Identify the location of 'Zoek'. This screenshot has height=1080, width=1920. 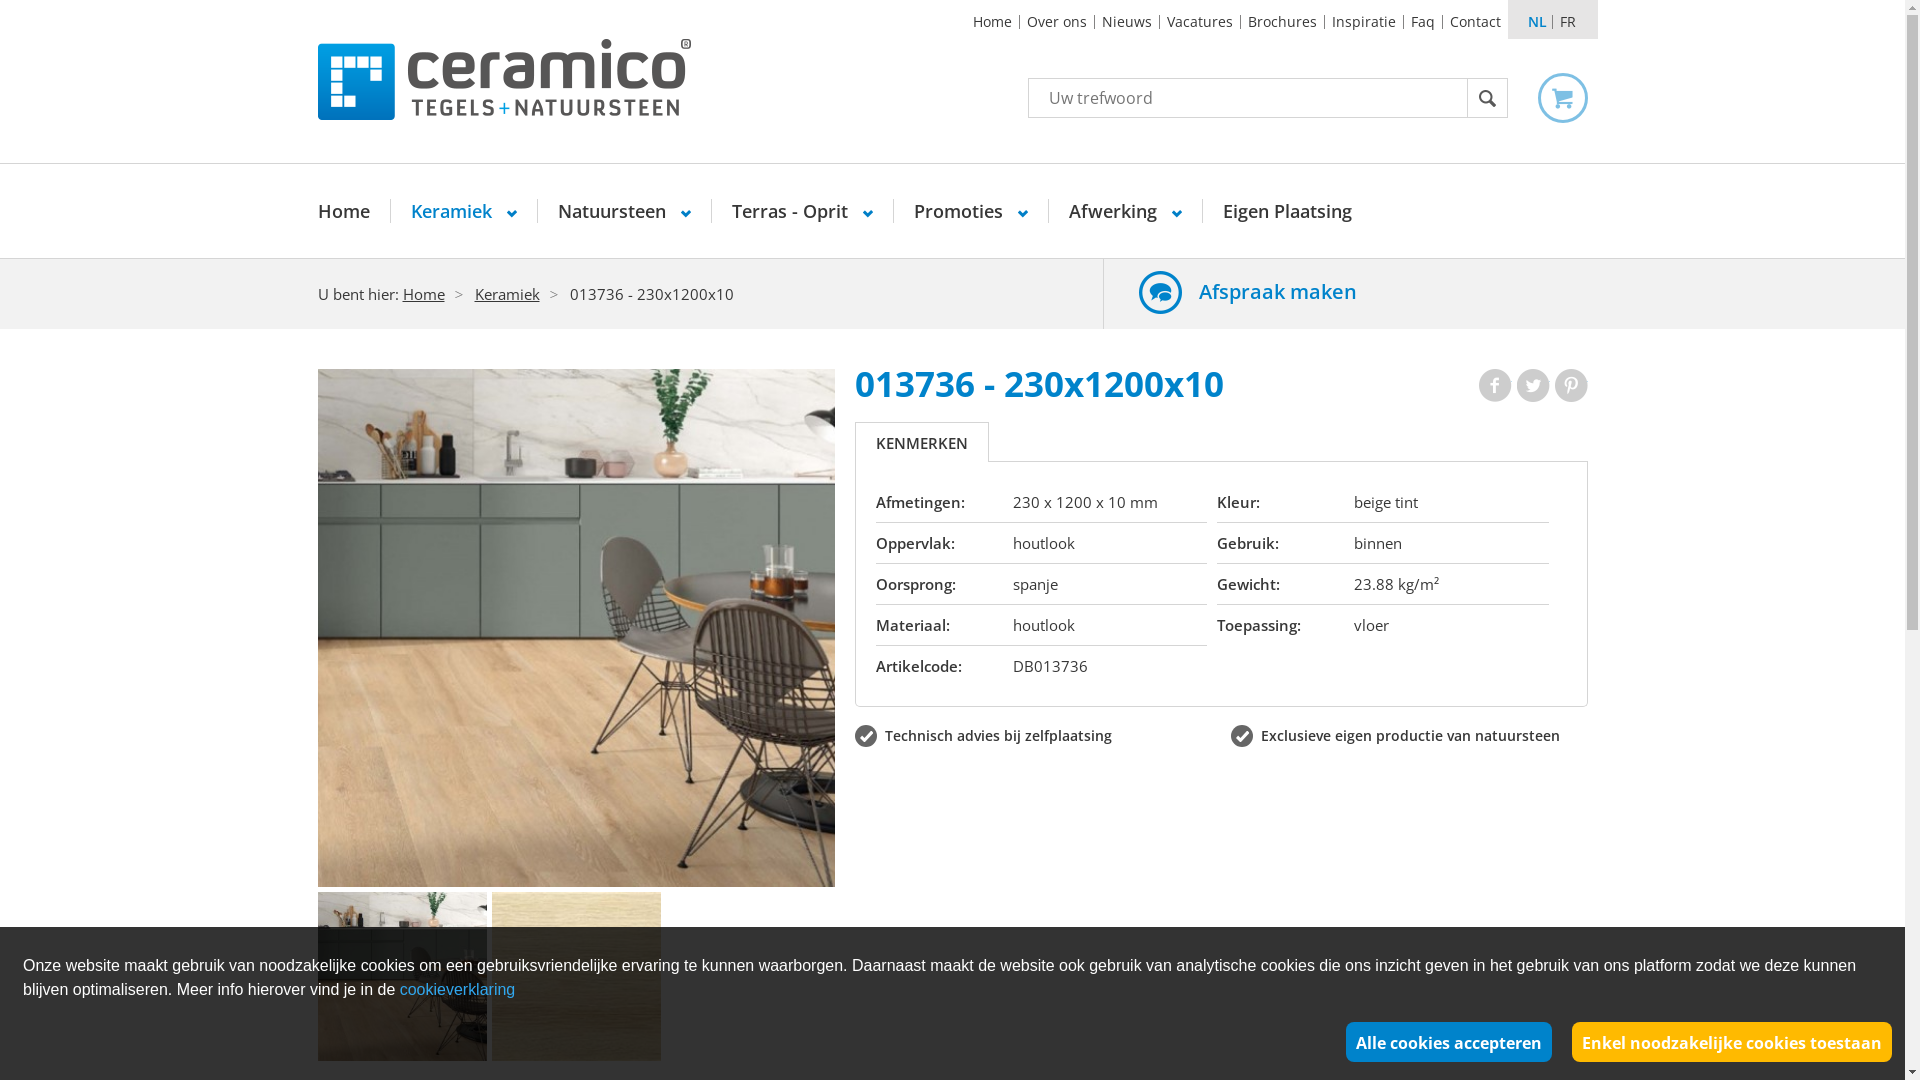
(1488, 97).